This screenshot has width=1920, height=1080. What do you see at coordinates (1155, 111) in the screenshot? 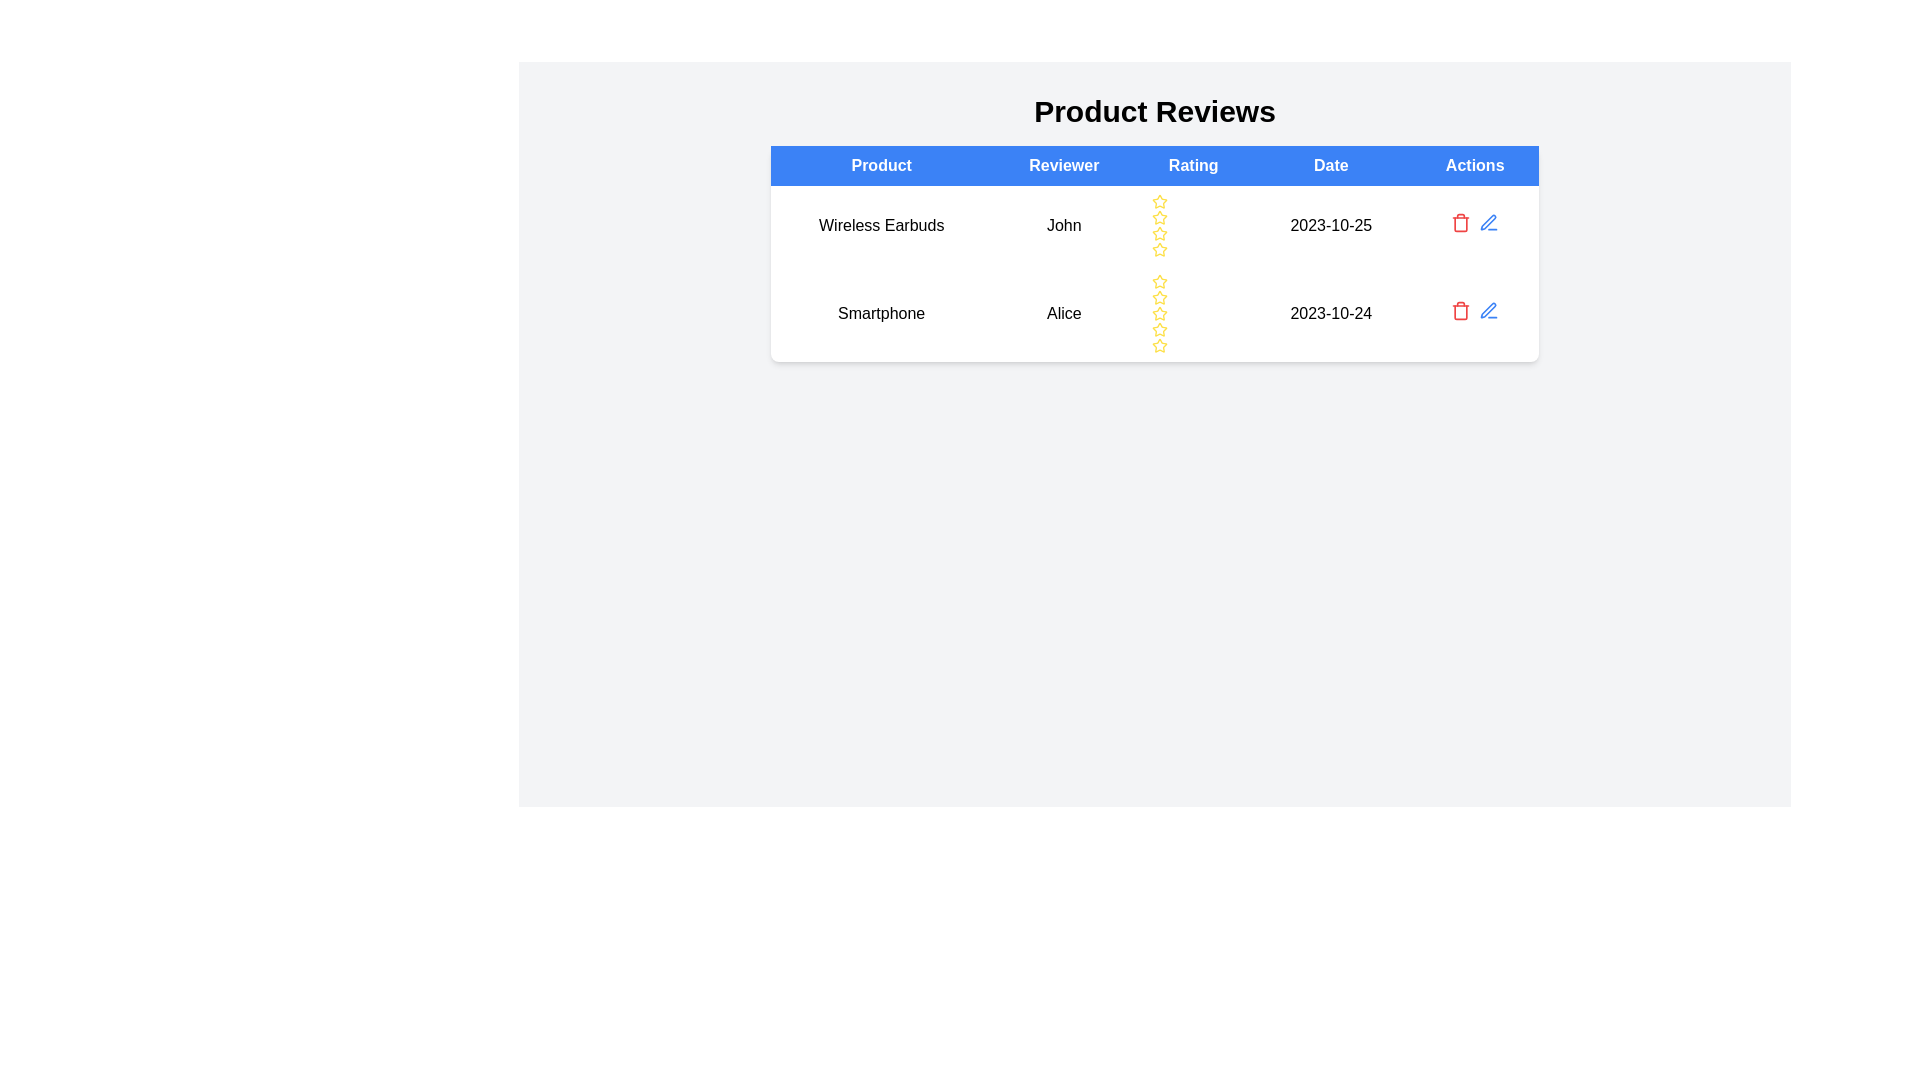
I see `the section heading with the text 'Product Reviews', which is styled in a bold, large font and positioned above the review table` at bounding box center [1155, 111].